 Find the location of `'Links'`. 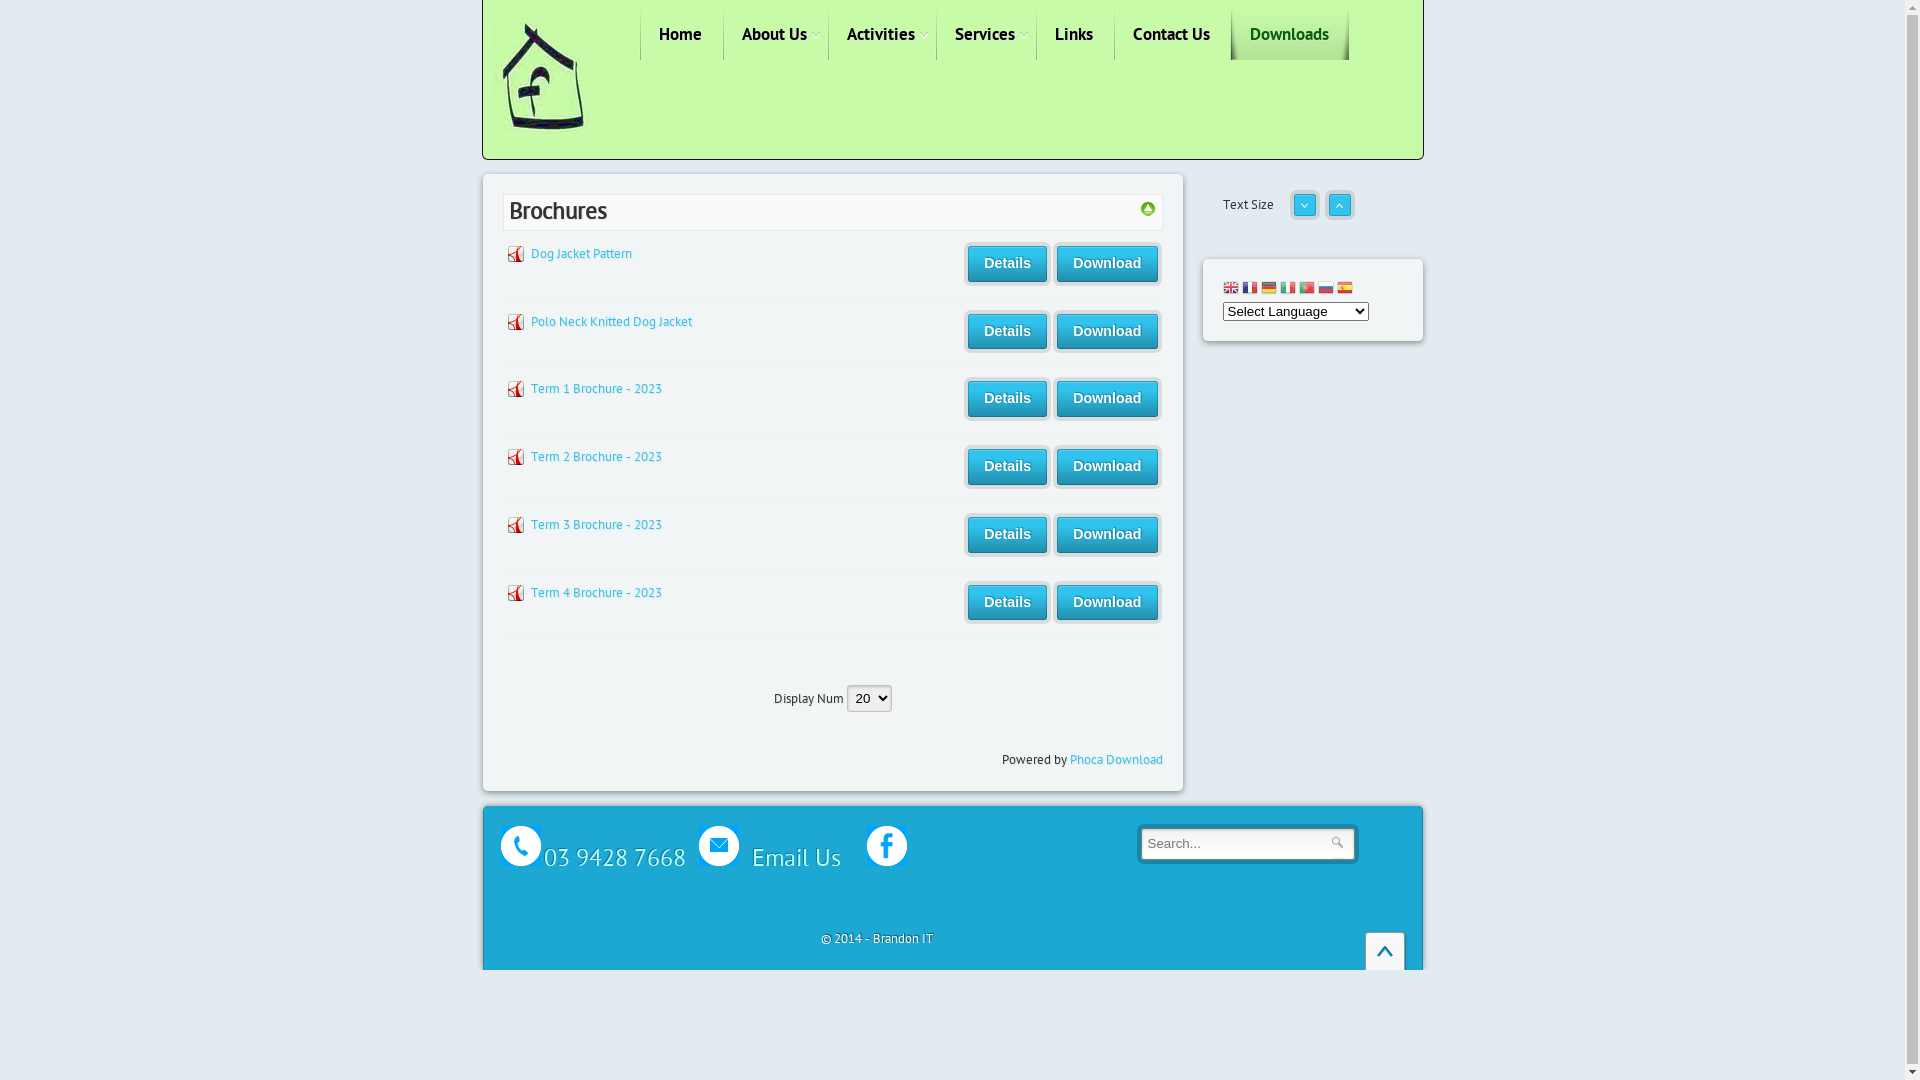

'Links' is located at coordinates (1035, 34).